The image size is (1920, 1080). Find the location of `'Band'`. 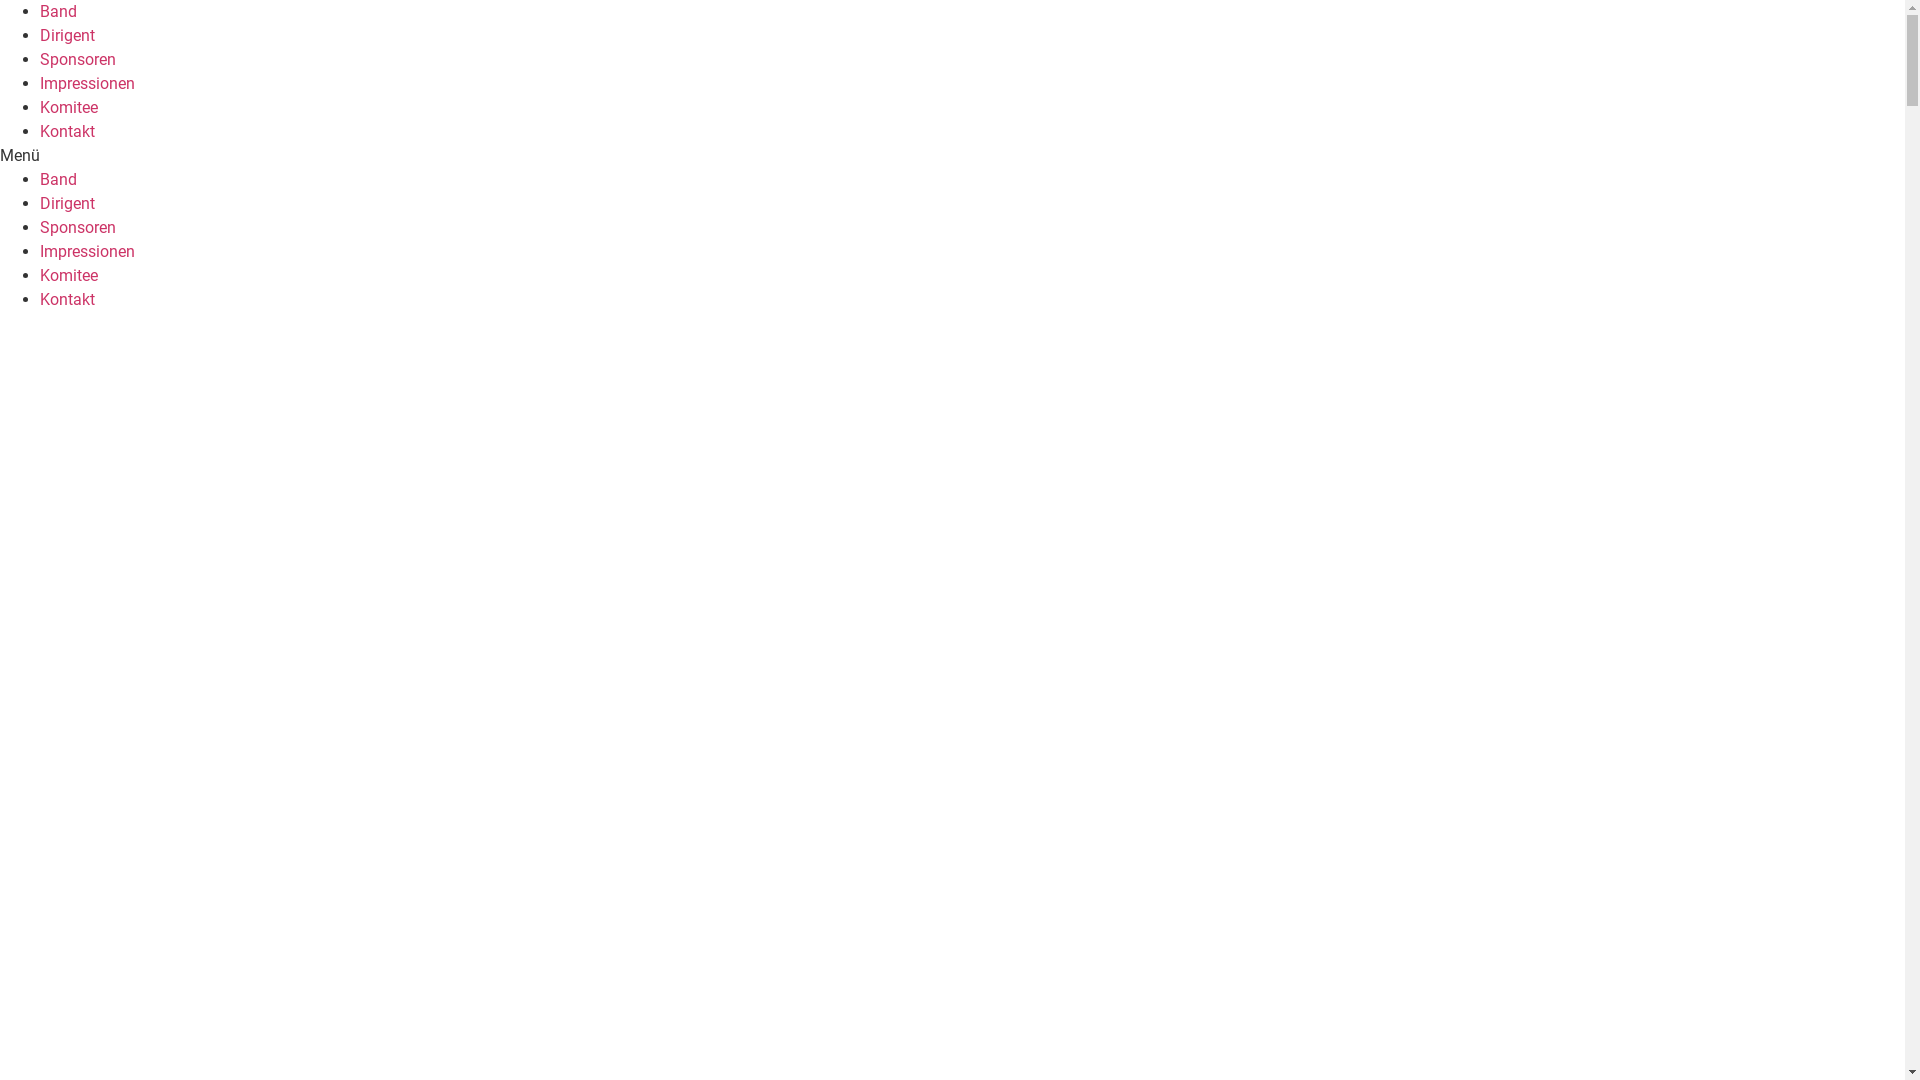

'Band' is located at coordinates (58, 11).